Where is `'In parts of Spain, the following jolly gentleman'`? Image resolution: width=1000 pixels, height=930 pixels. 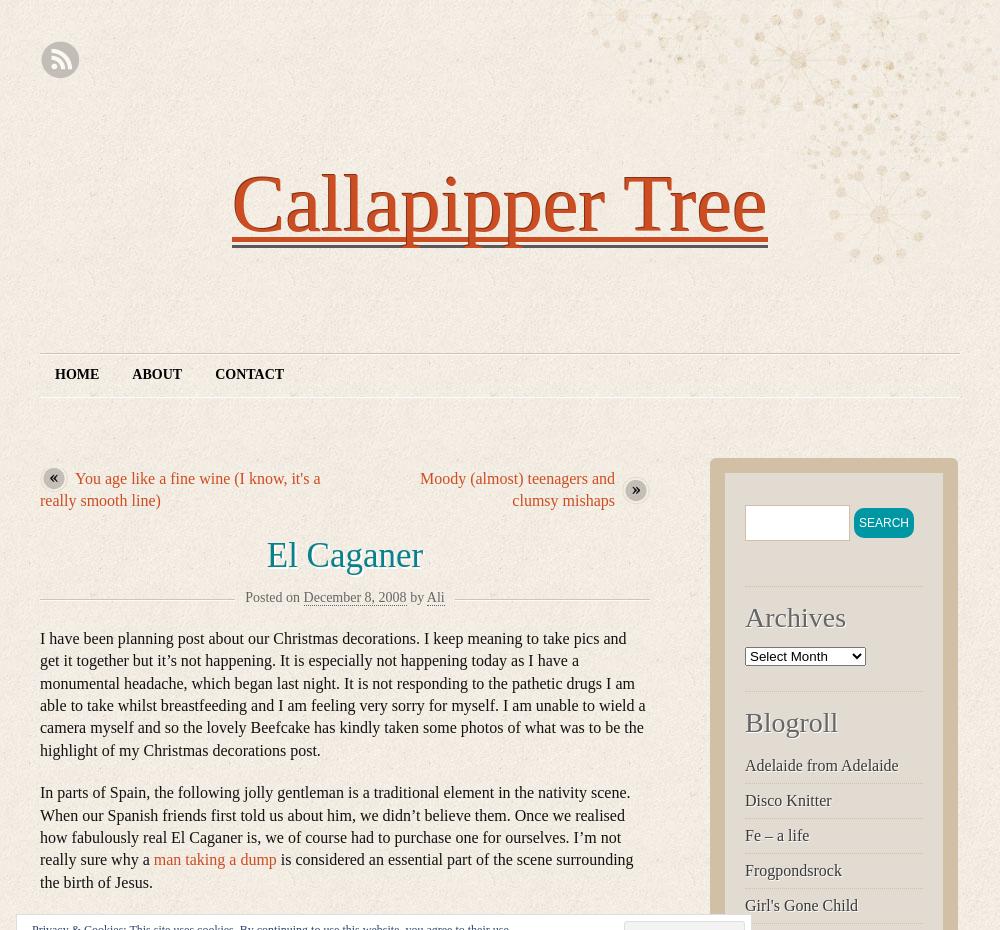
'In parts of Spain, the following jolly gentleman' is located at coordinates (190, 791).